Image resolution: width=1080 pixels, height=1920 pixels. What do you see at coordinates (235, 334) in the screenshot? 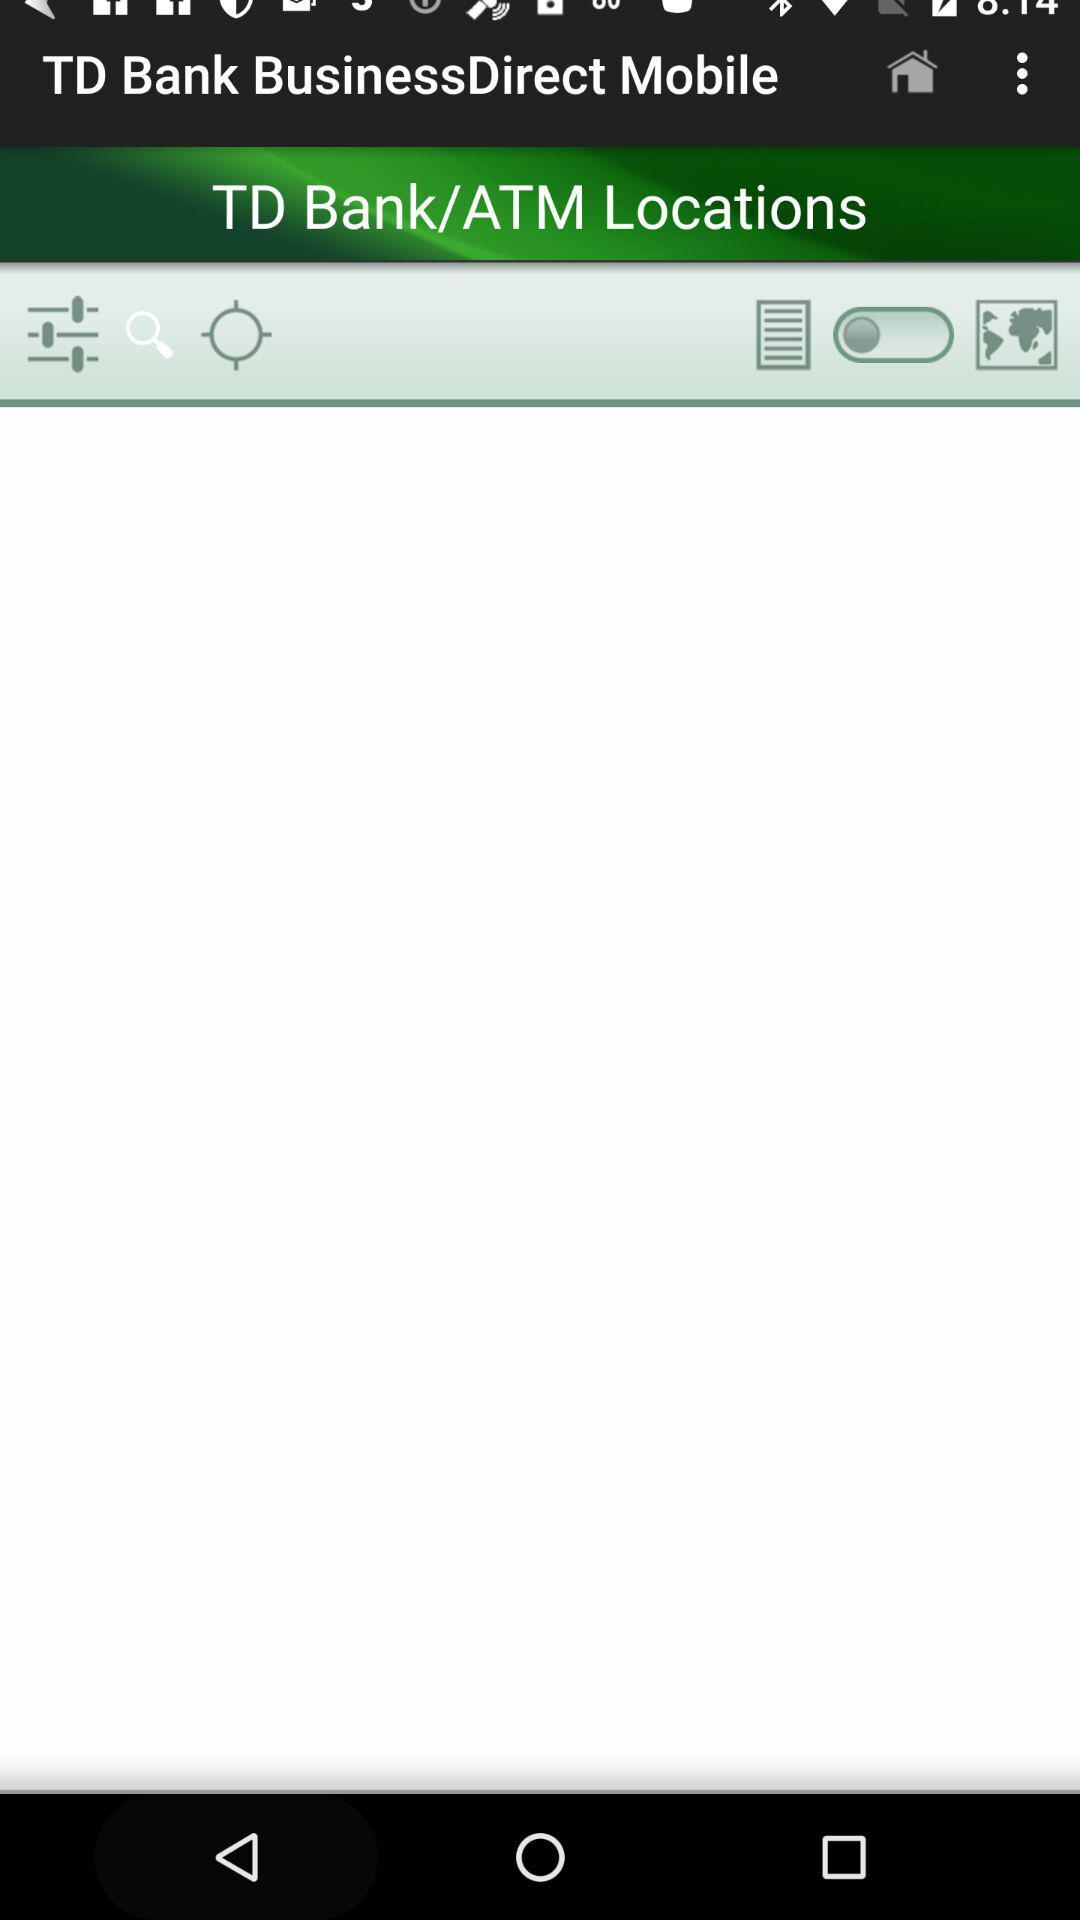
I see `the location_crosshair icon` at bounding box center [235, 334].